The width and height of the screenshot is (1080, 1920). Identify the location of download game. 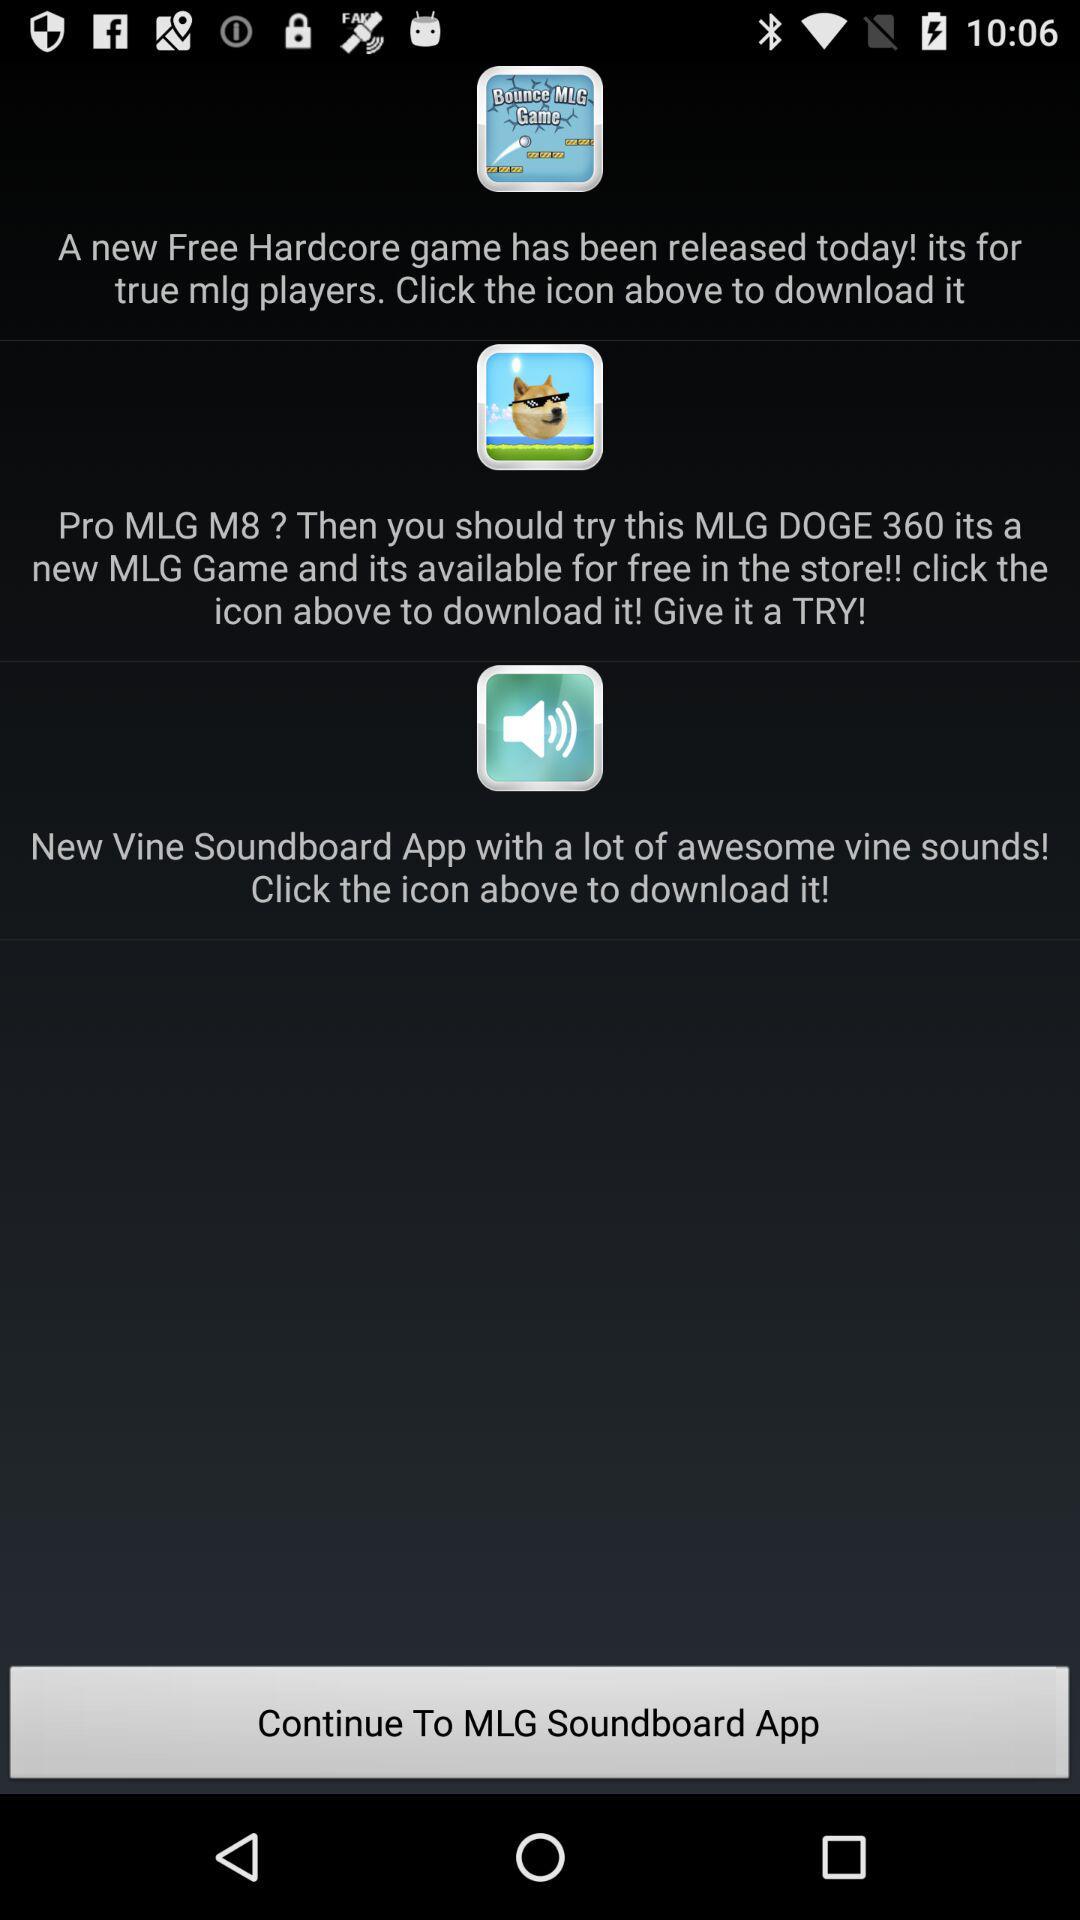
(540, 406).